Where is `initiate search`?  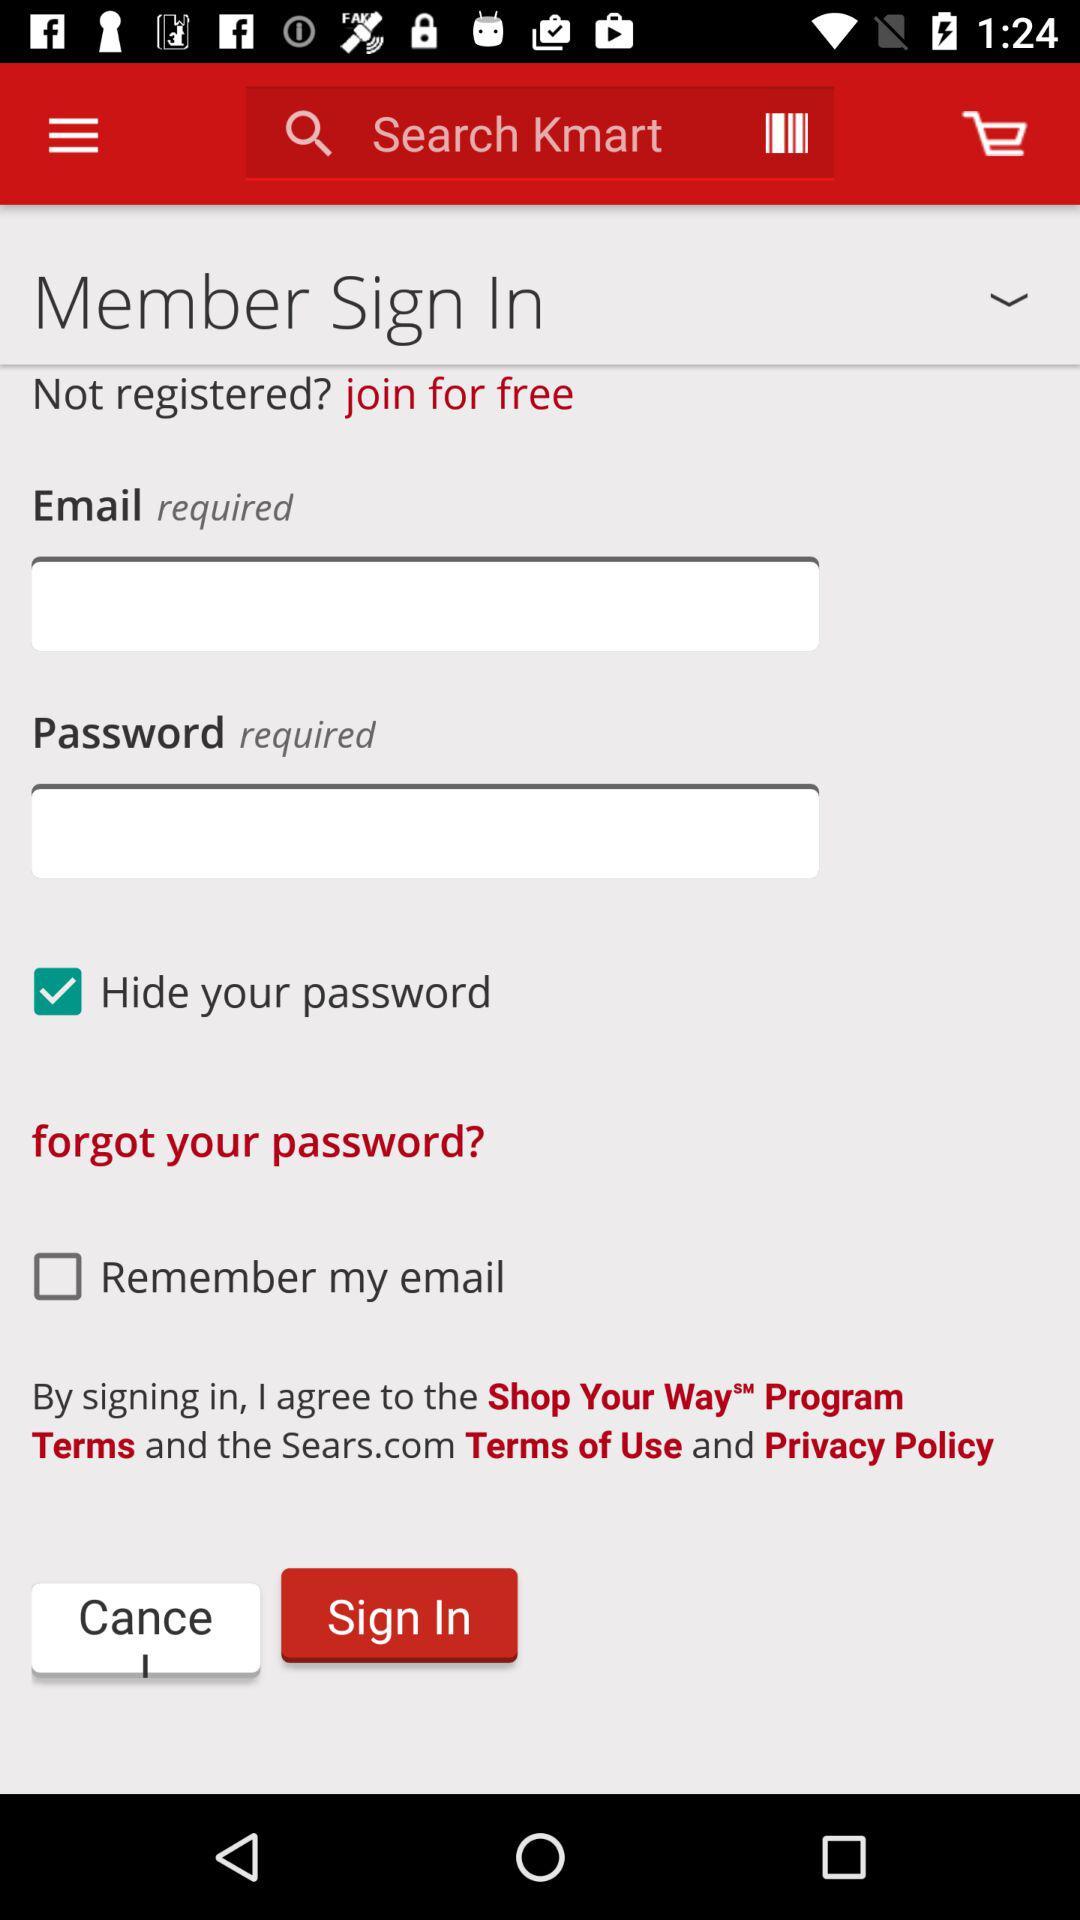 initiate search is located at coordinates (785, 132).